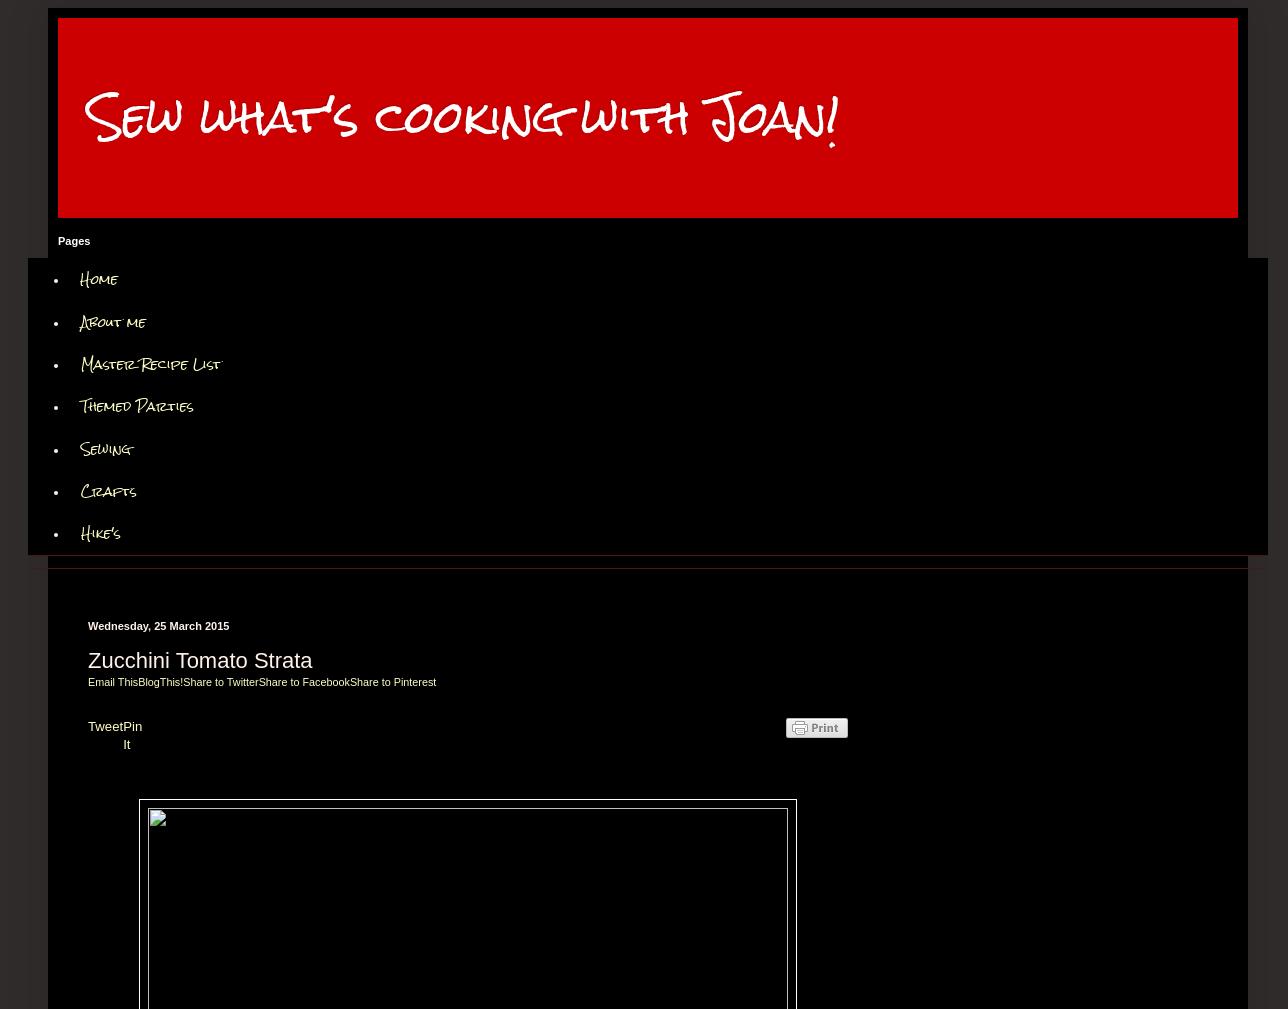 This screenshot has height=1009, width=1288. I want to click on 'Share to Facebook', so click(303, 681).